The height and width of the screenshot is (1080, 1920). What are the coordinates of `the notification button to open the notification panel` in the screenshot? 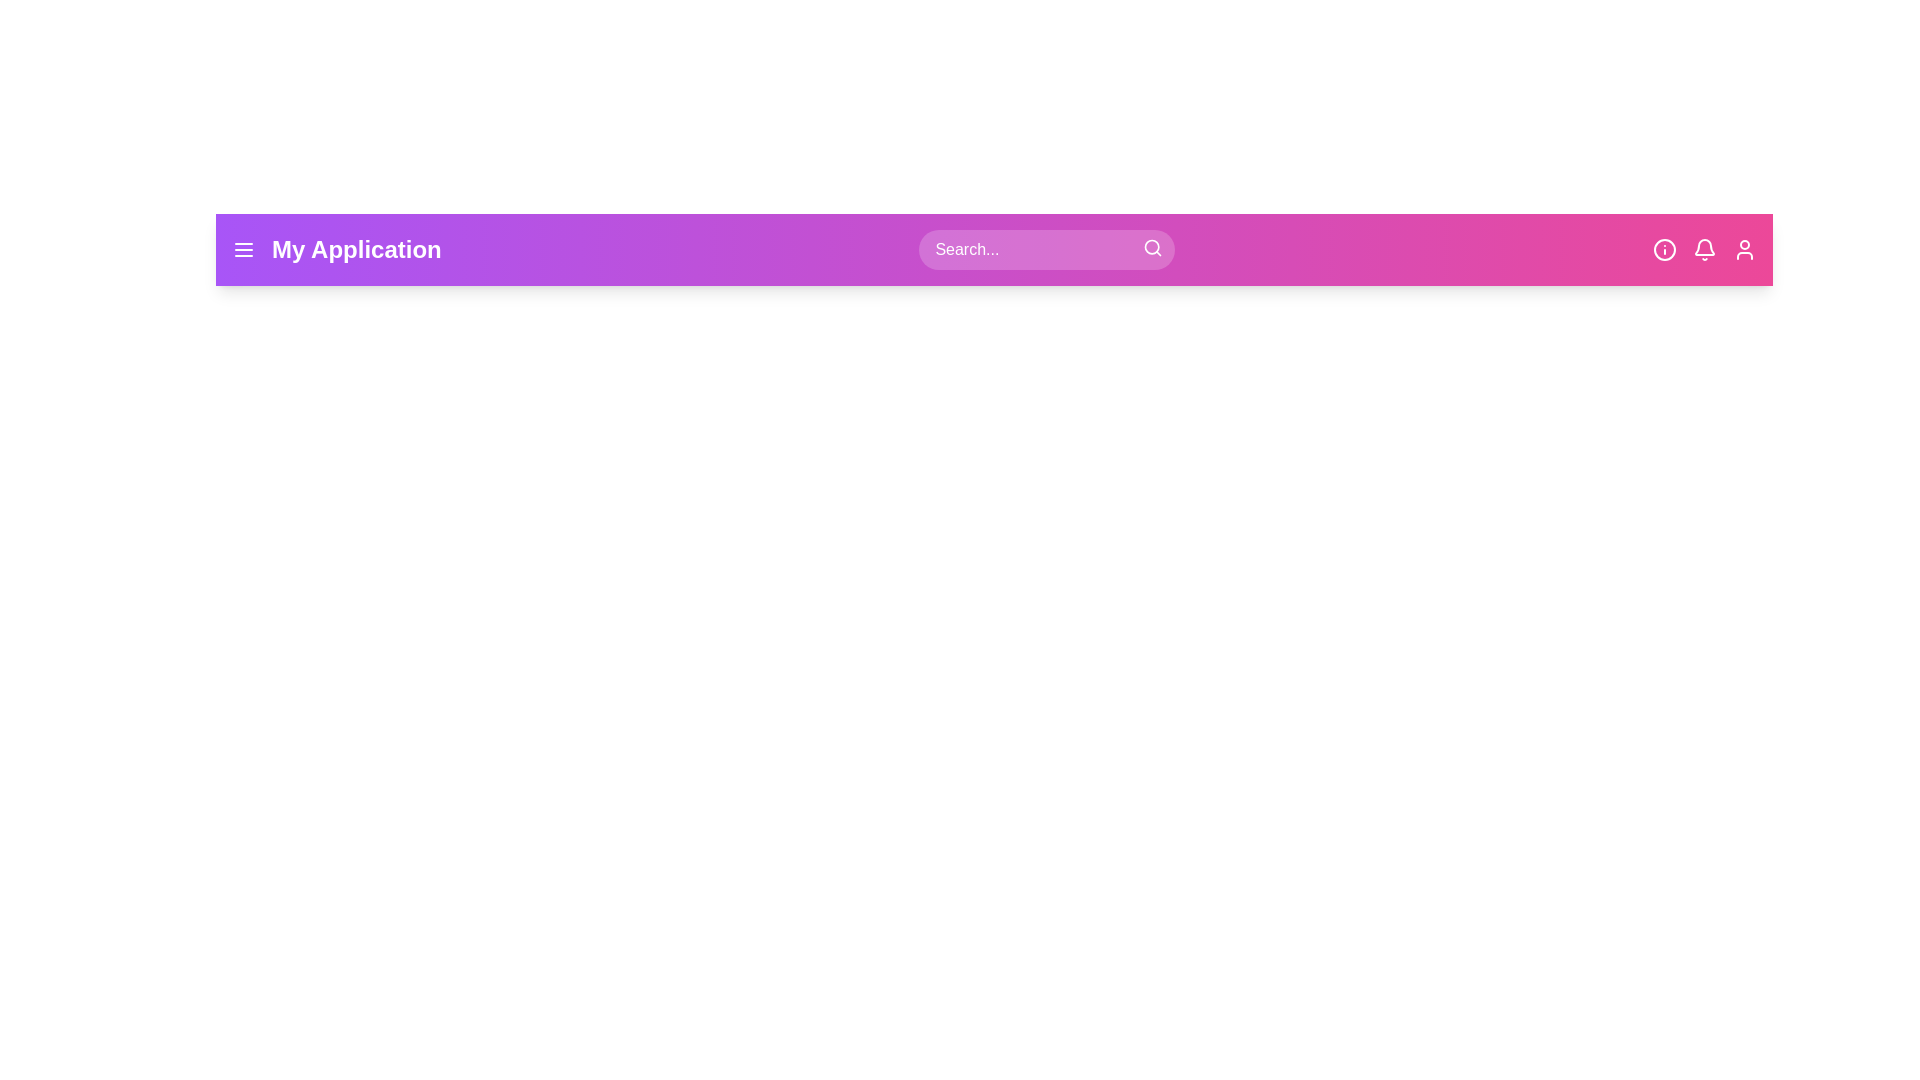 It's located at (1703, 249).